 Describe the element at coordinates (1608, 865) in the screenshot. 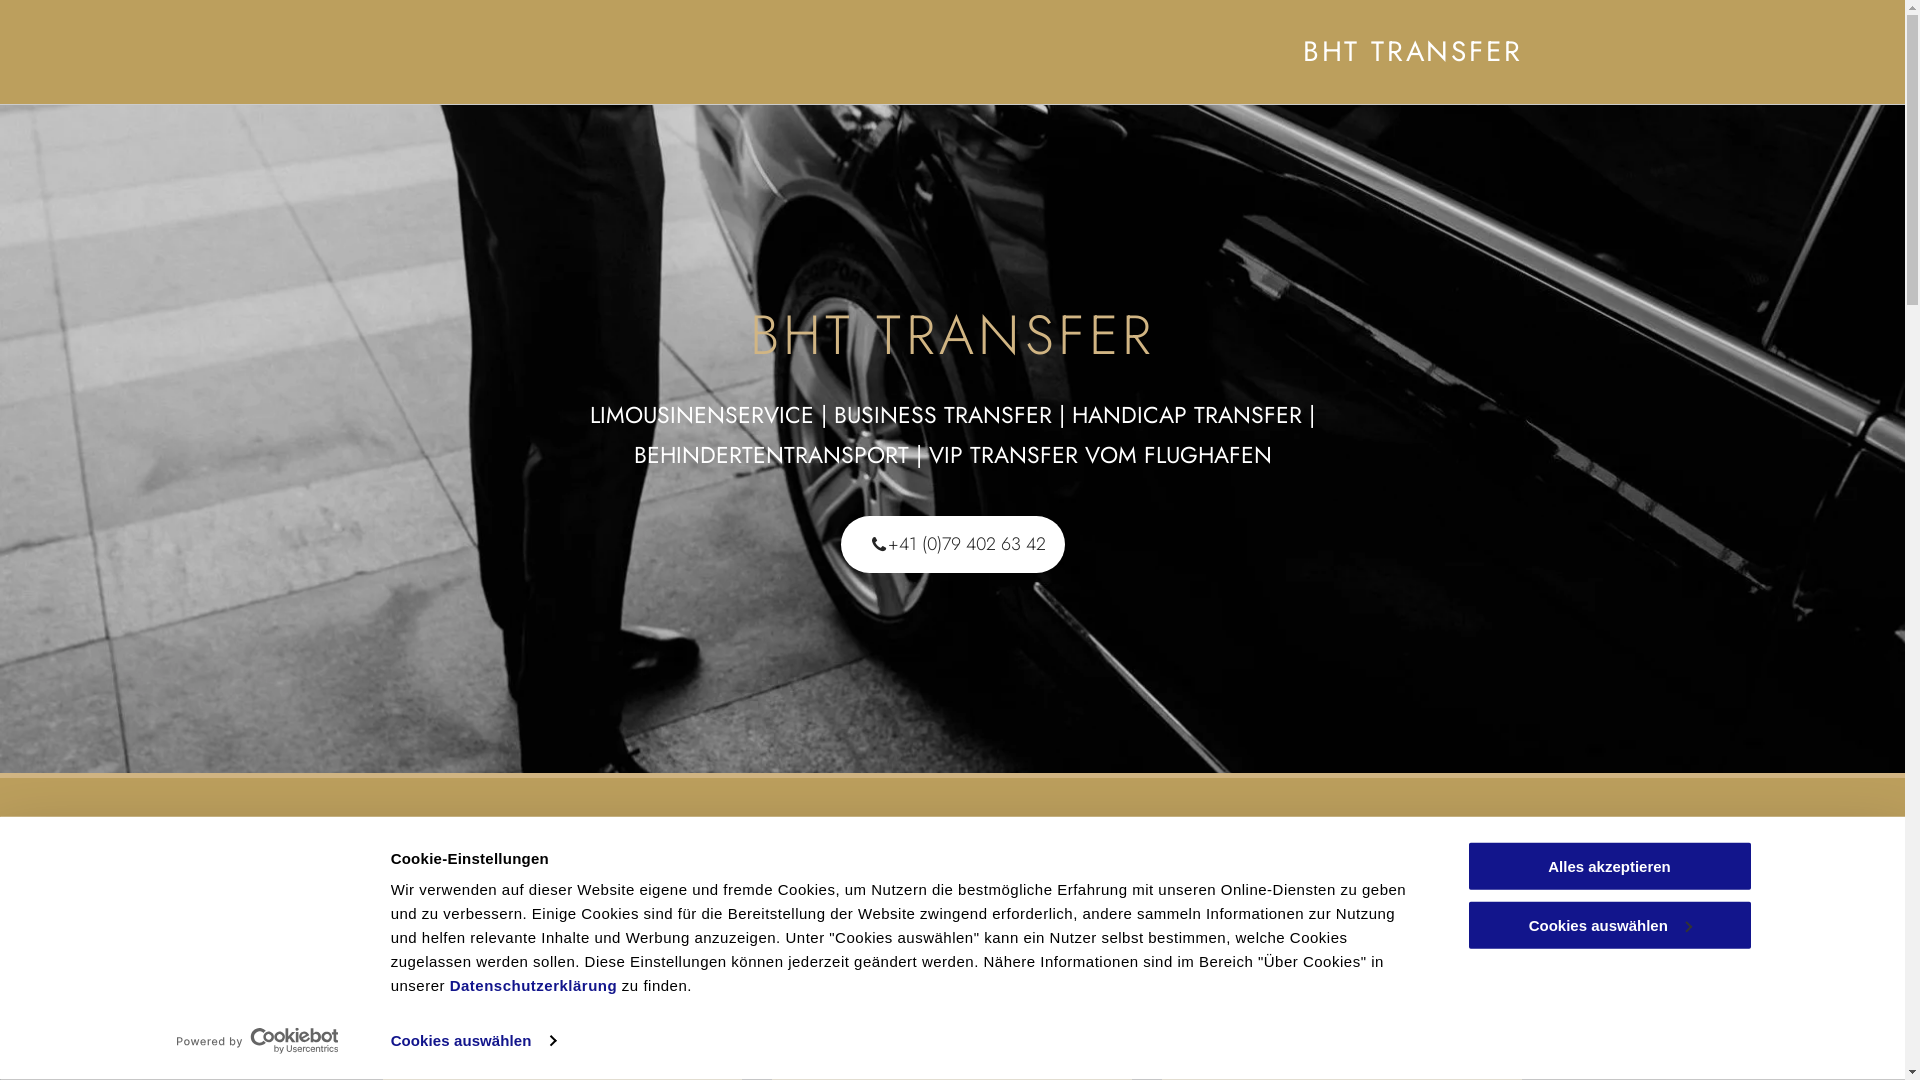

I see `'Alles akzeptieren'` at that location.